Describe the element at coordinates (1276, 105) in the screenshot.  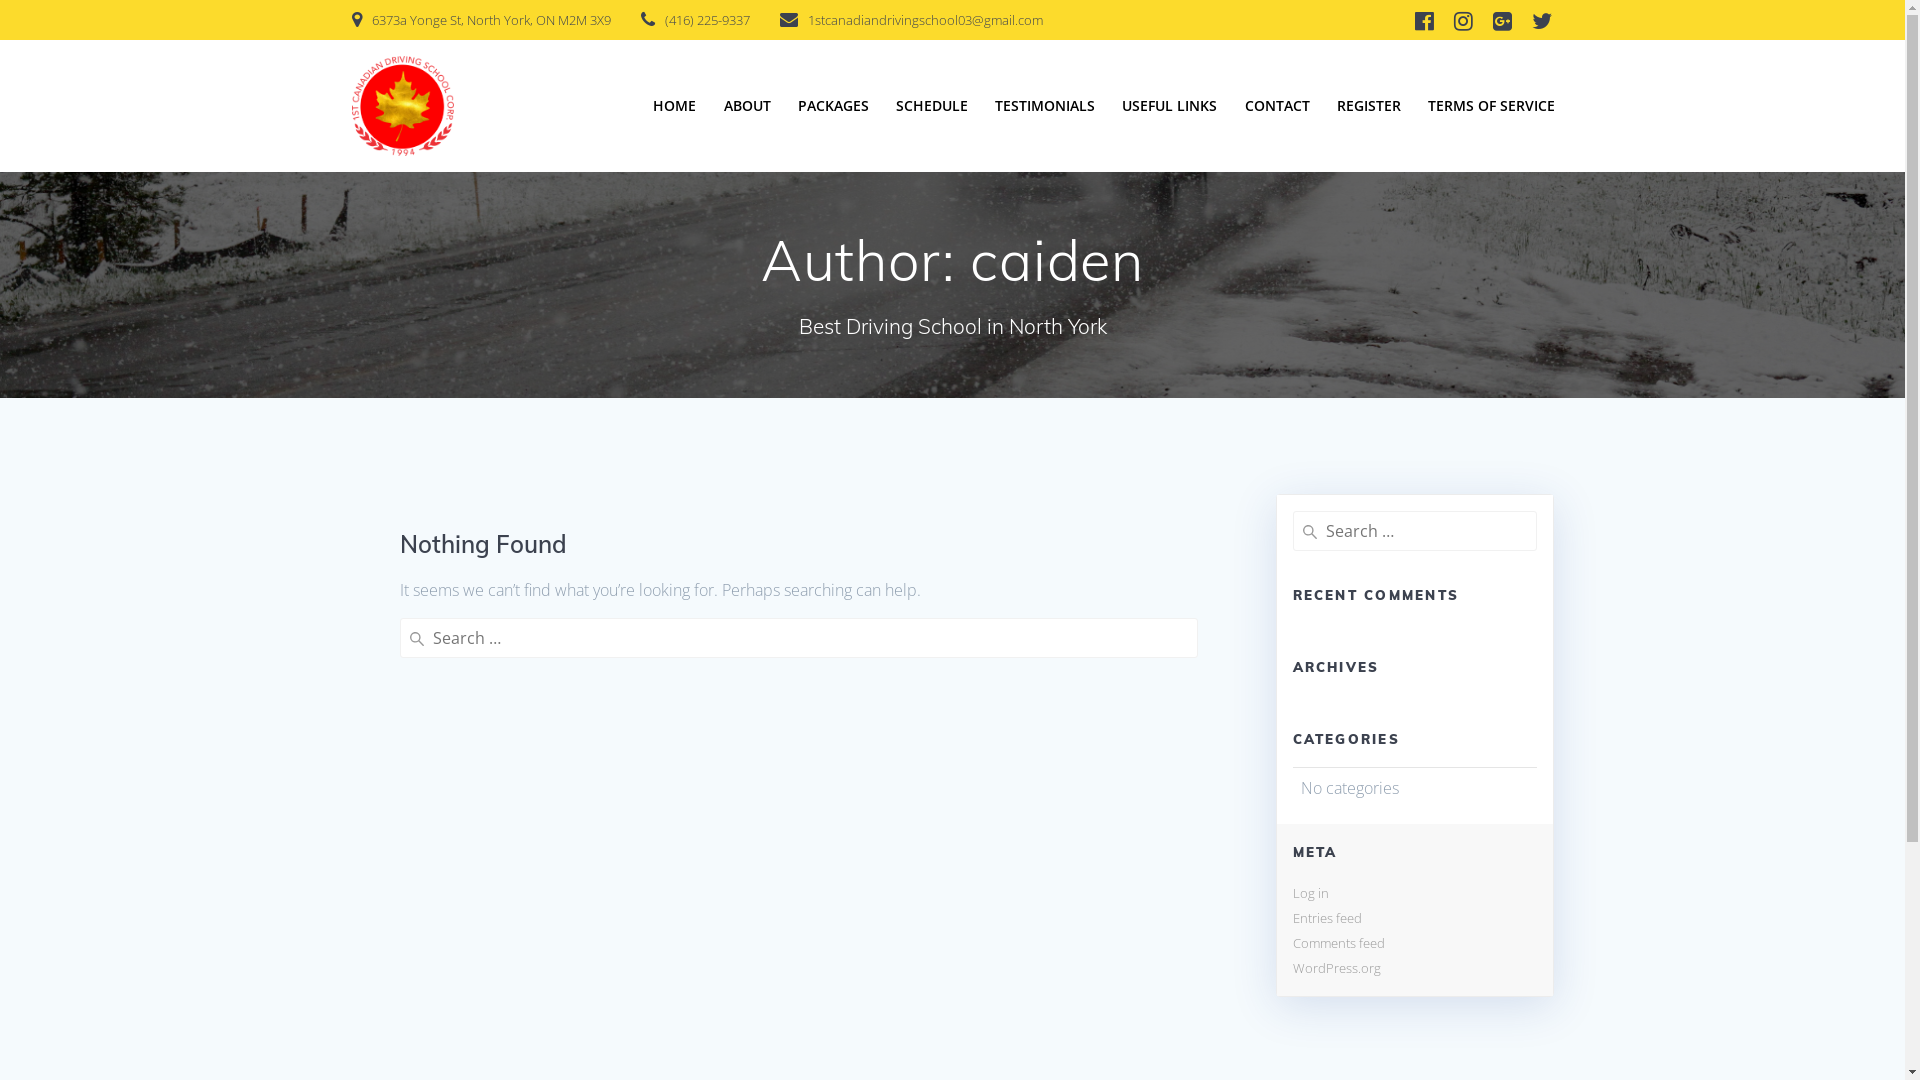
I see `'CONTACT'` at that location.